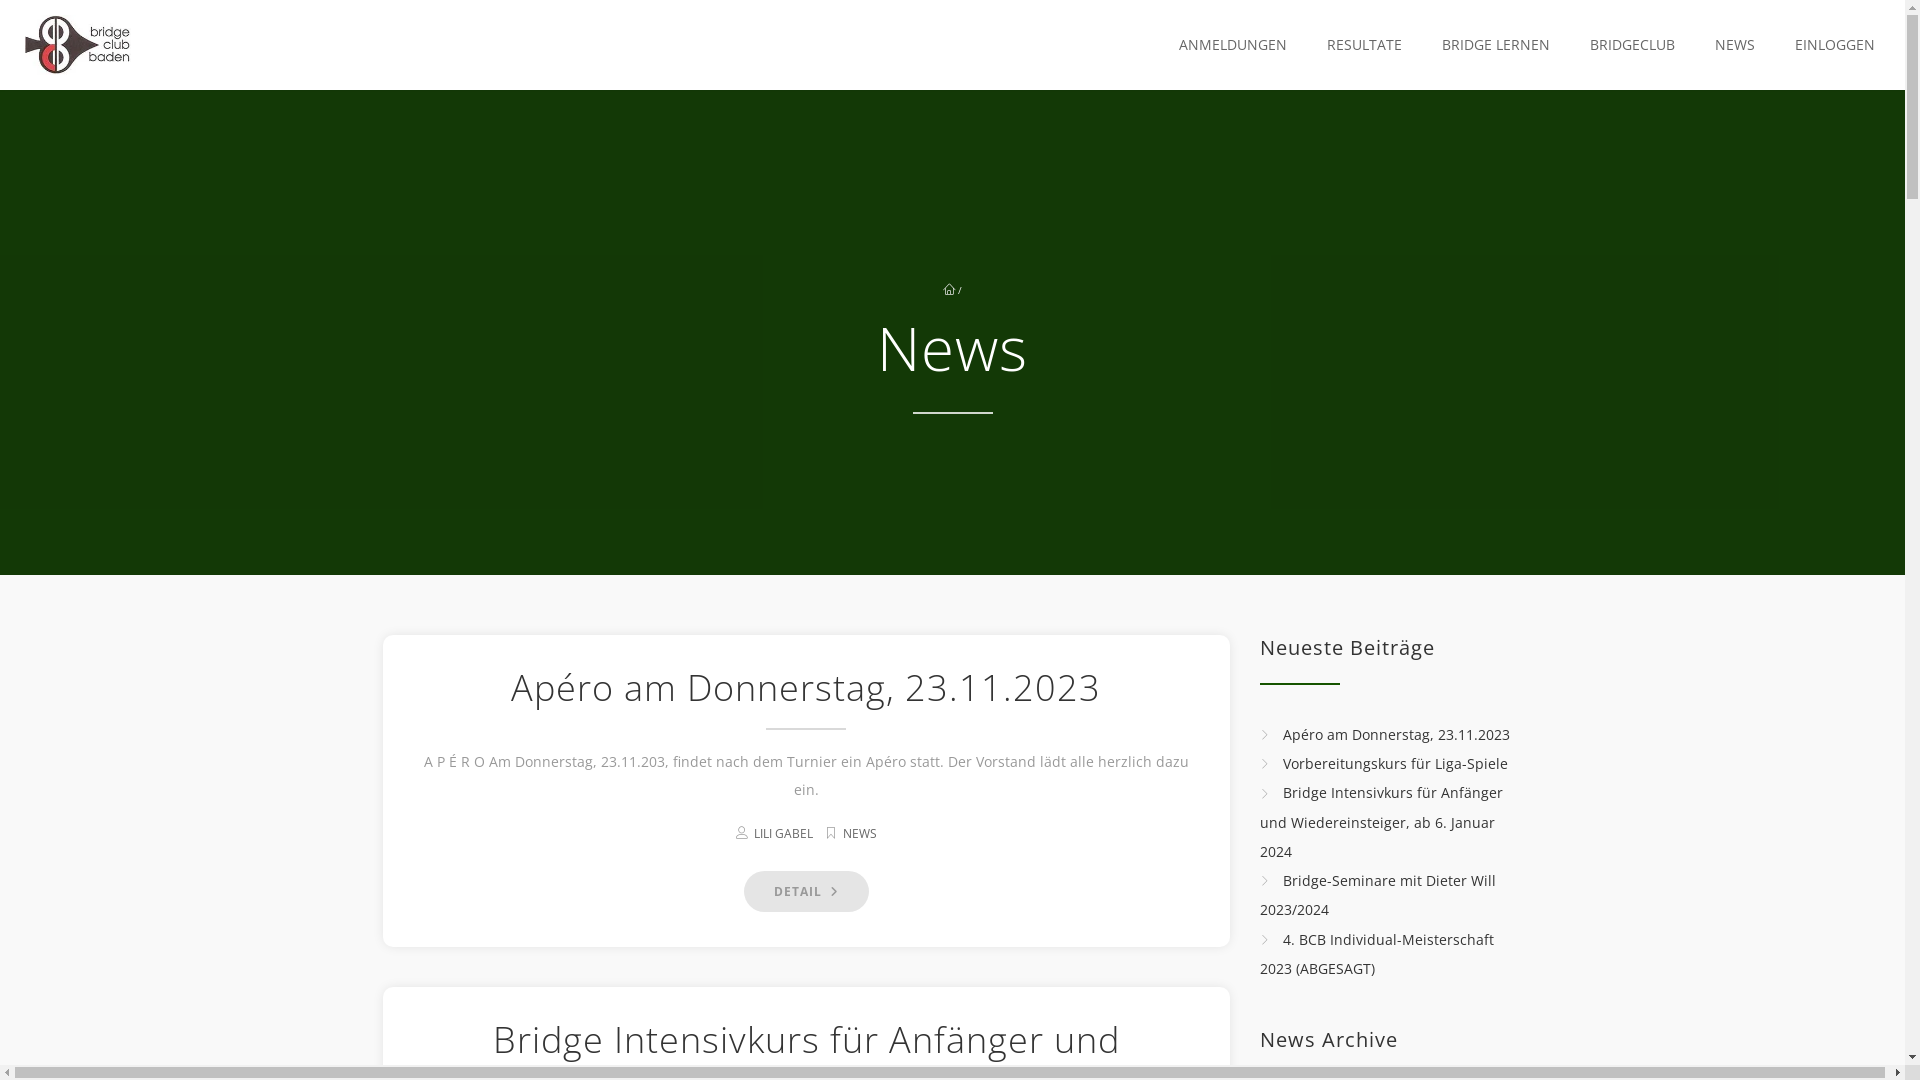  What do you see at coordinates (1829, 45) in the screenshot?
I see `'EINLOGGEN'` at bounding box center [1829, 45].